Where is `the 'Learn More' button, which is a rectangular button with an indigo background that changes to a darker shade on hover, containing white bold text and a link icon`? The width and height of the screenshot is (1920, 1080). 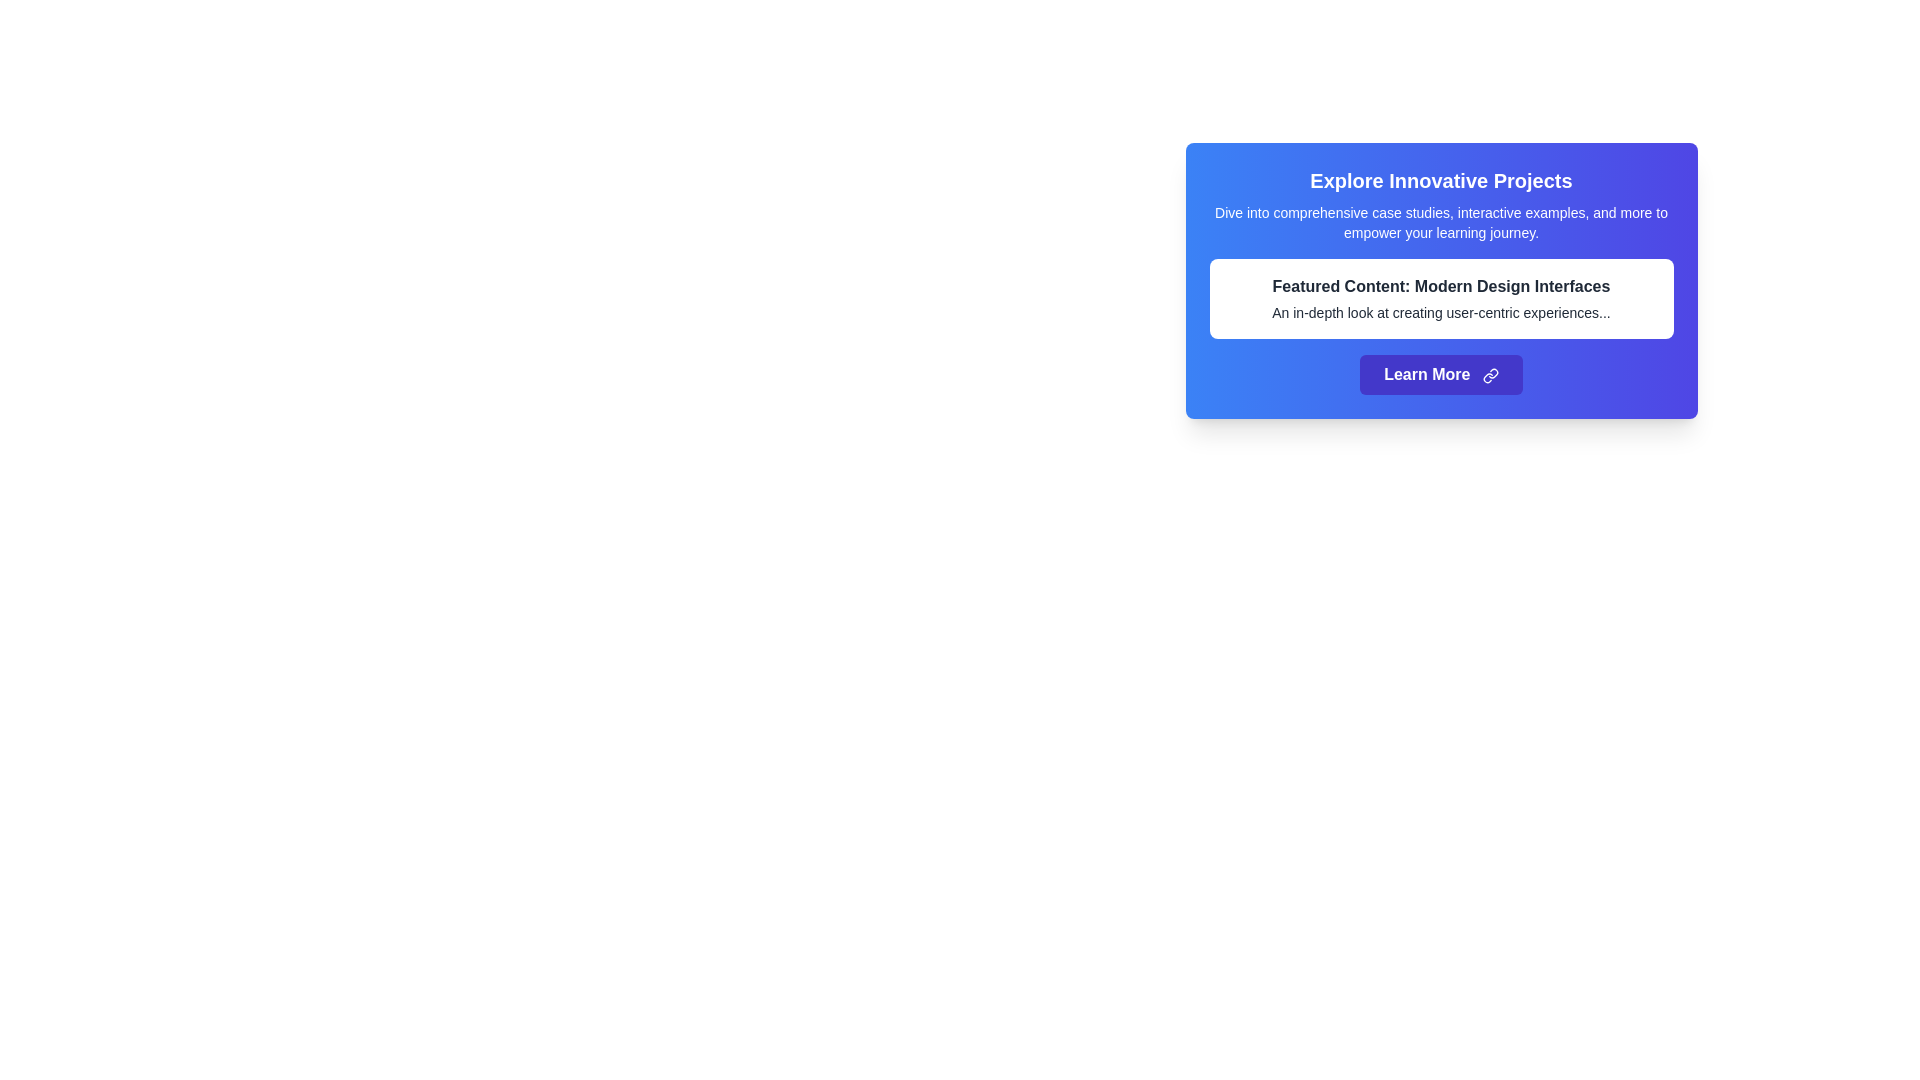 the 'Learn More' button, which is a rectangular button with an indigo background that changes to a darker shade on hover, containing white bold text and a link icon is located at coordinates (1441, 374).